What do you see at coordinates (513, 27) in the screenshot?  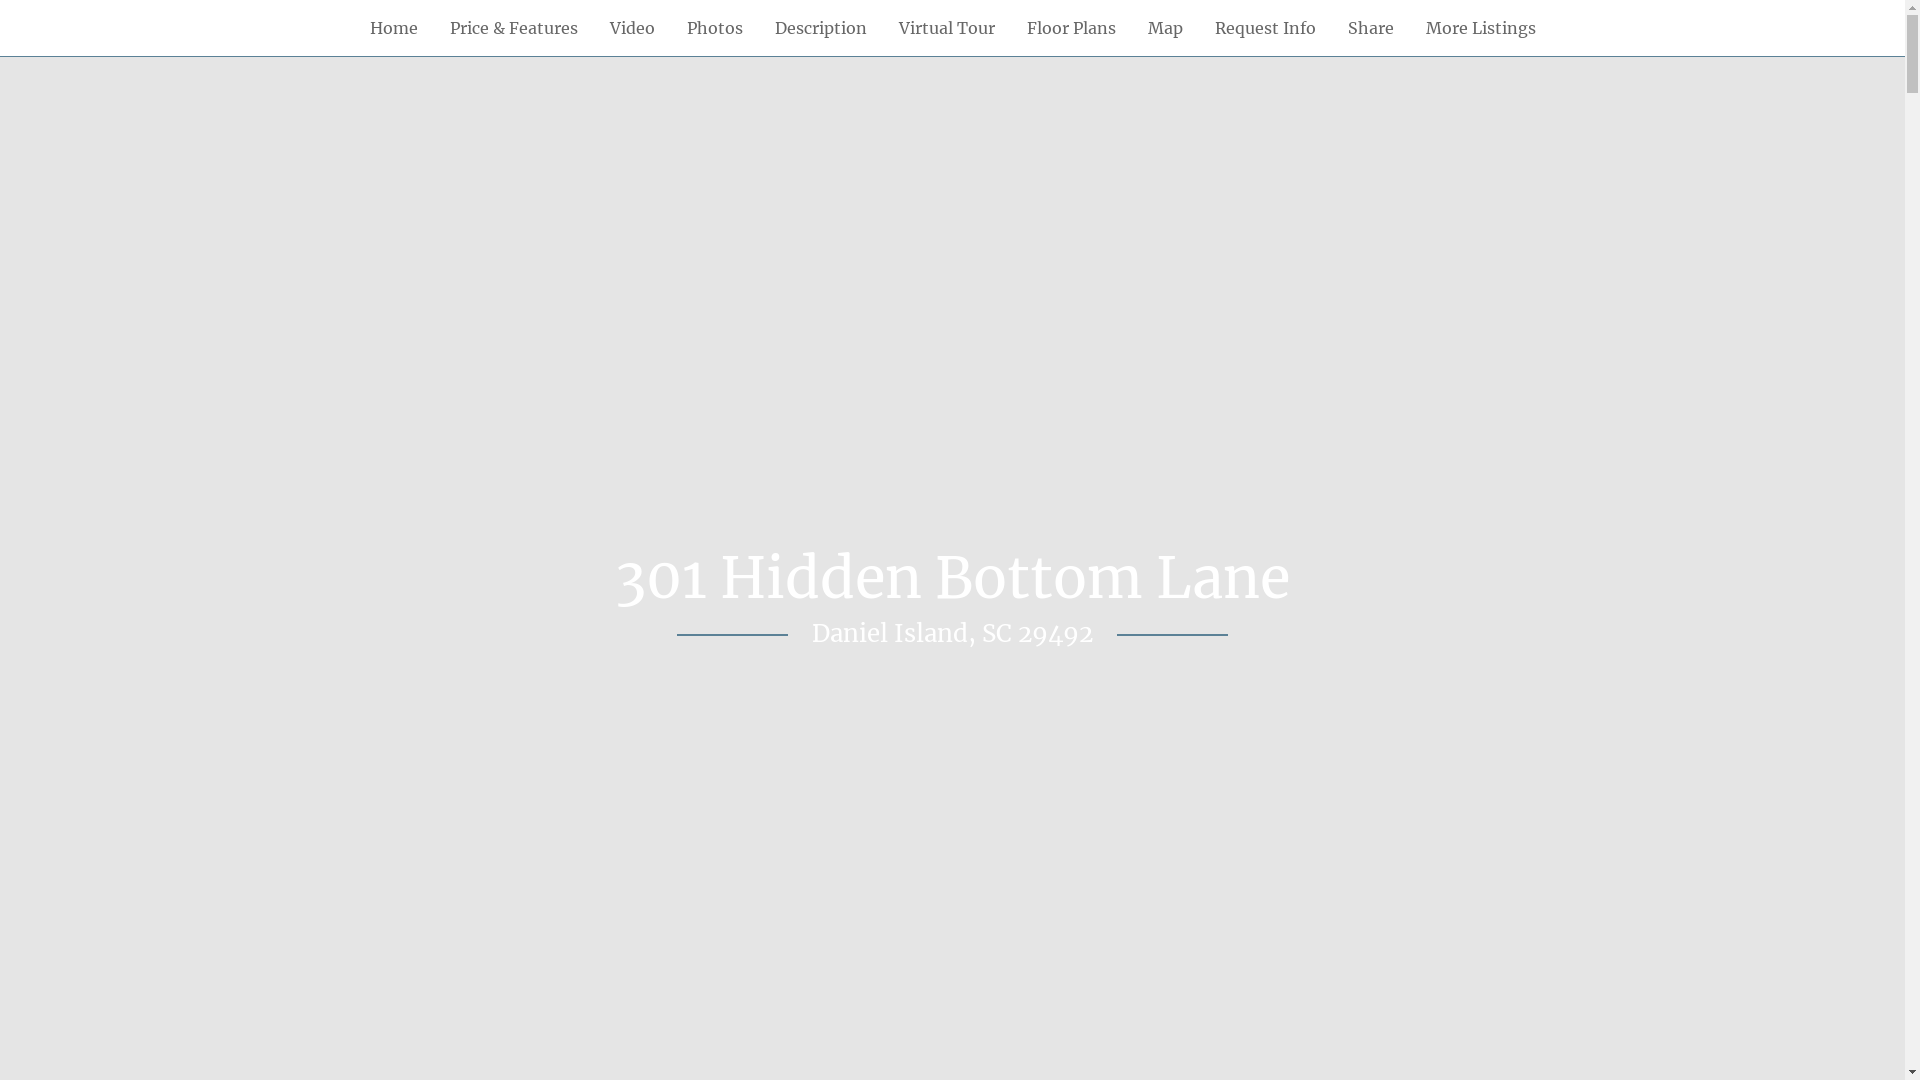 I see `'Price & Features'` at bounding box center [513, 27].